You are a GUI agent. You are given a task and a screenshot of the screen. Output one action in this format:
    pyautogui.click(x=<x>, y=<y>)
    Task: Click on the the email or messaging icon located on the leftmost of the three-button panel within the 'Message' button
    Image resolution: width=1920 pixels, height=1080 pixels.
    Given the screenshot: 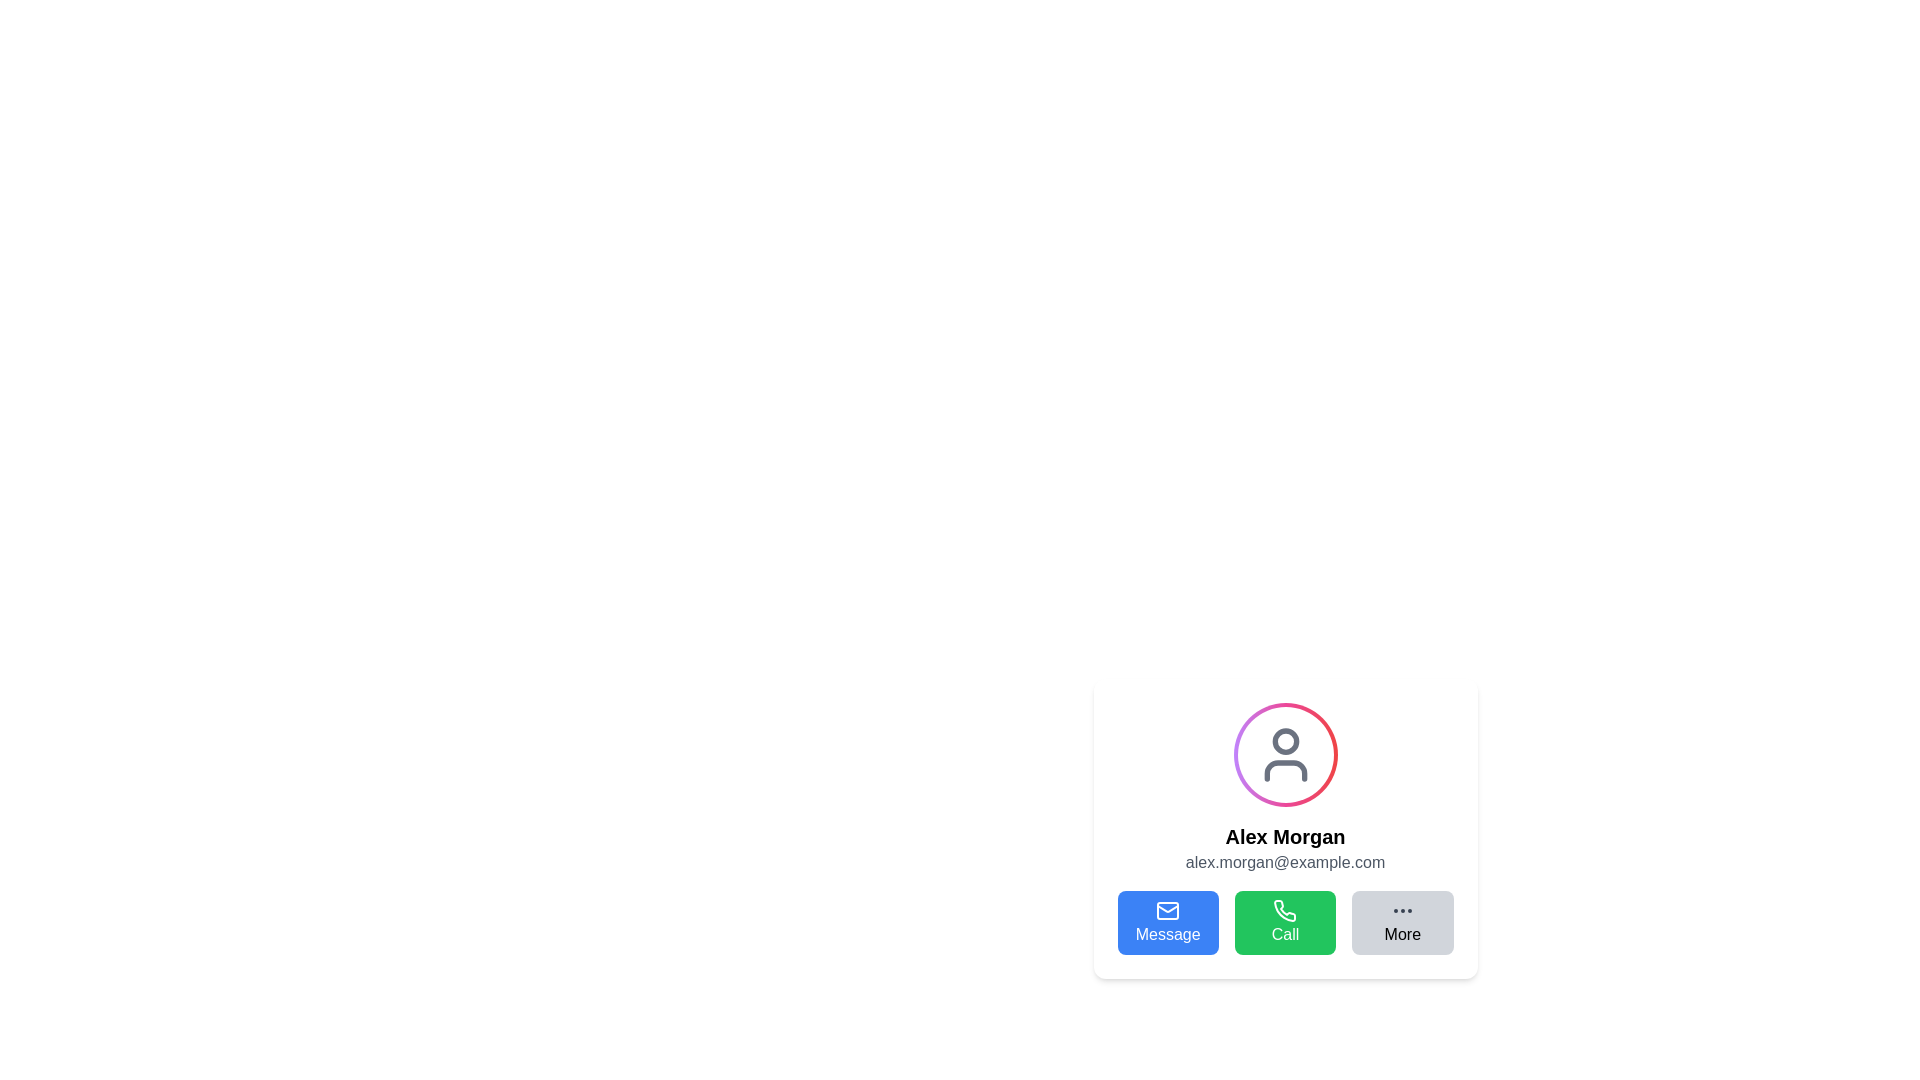 What is the action you would take?
    pyautogui.click(x=1168, y=910)
    